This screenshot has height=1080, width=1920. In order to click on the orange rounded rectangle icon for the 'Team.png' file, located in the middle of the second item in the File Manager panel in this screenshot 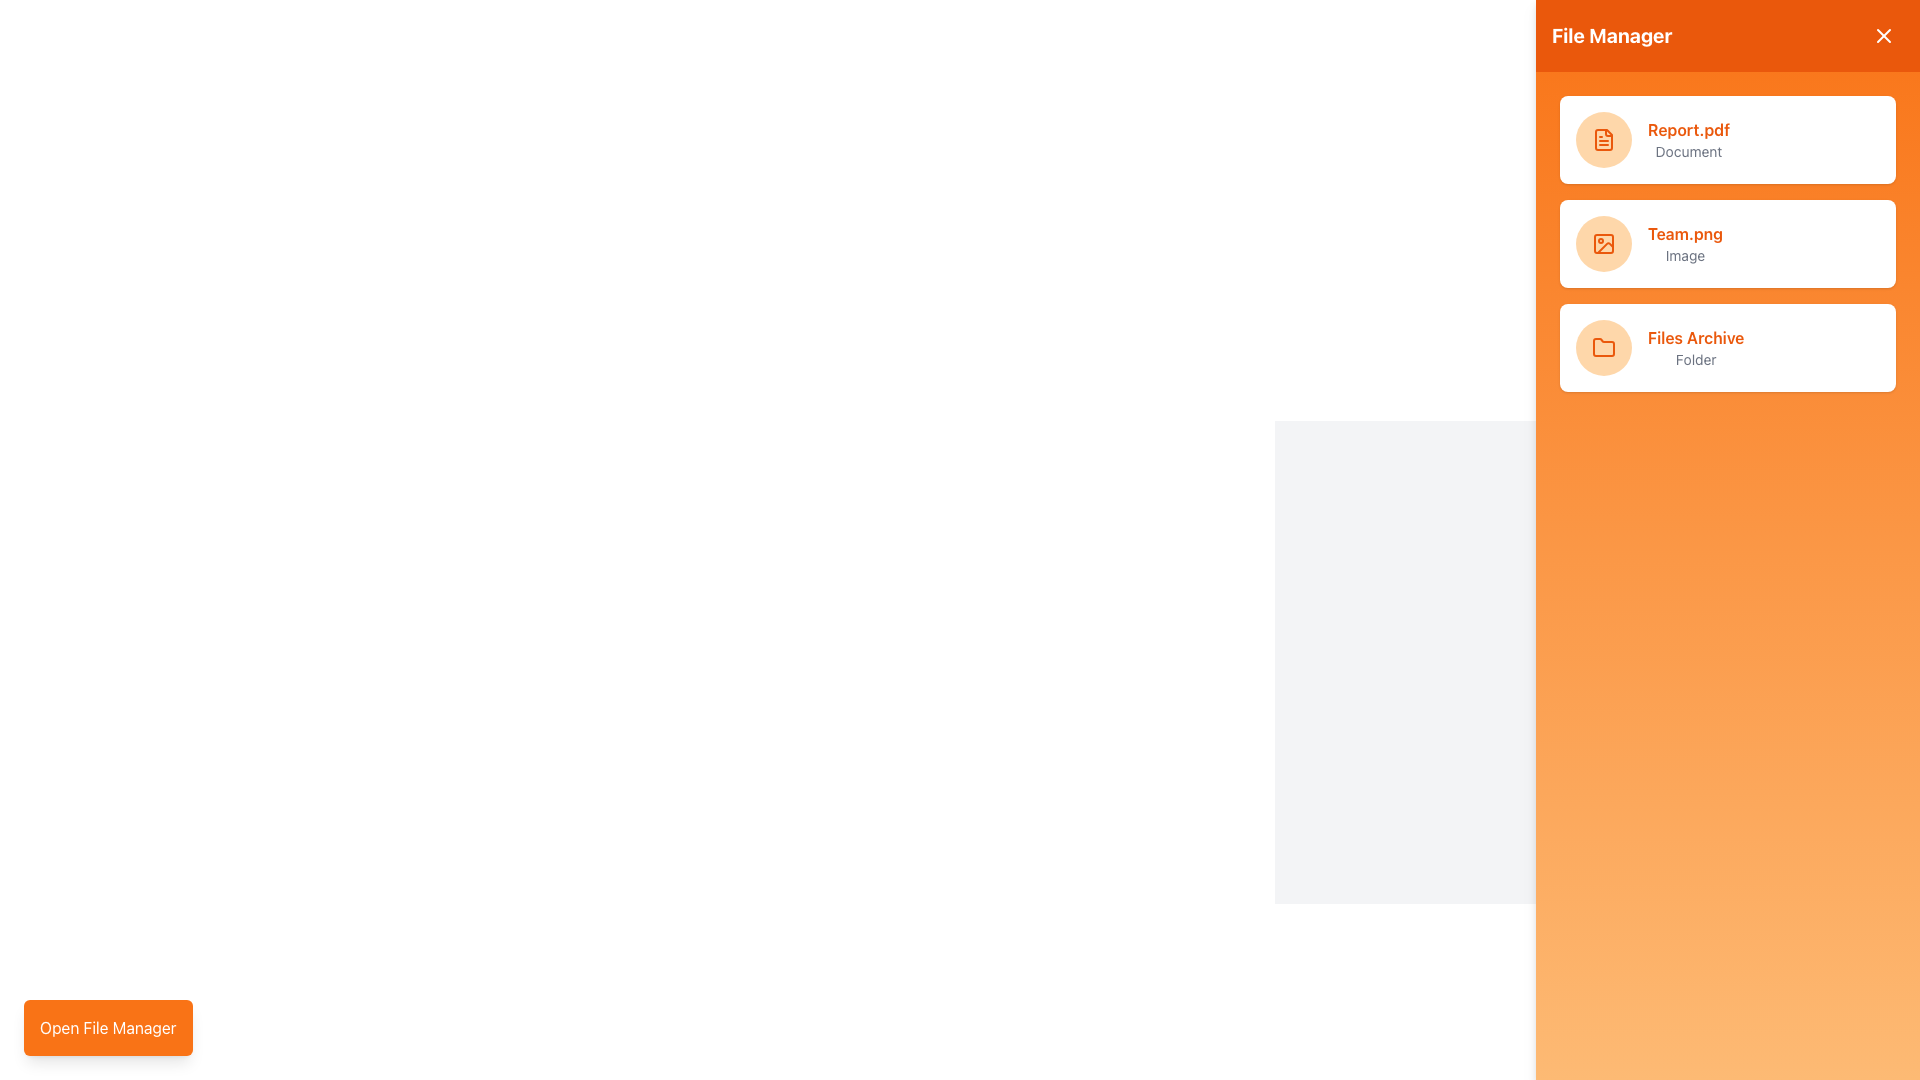, I will do `click(1603, 242)`.